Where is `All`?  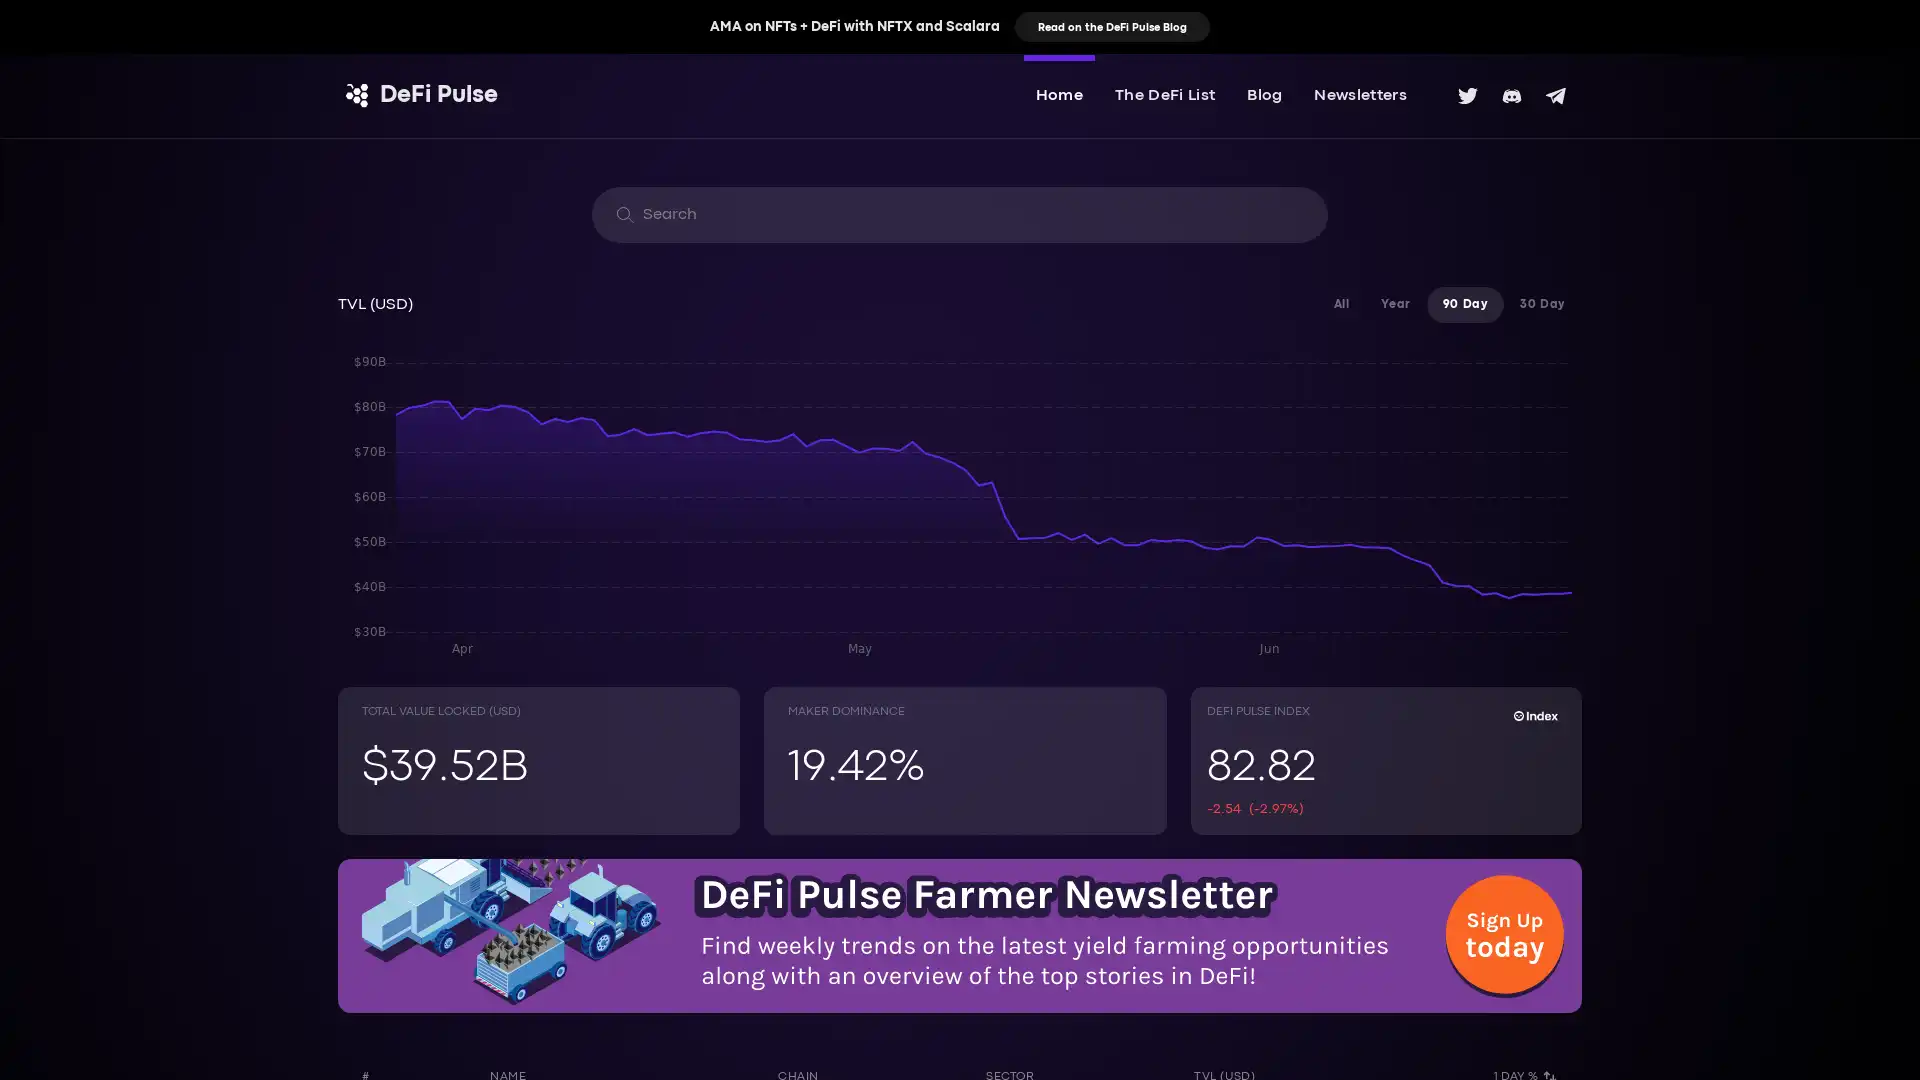
All is located at coordinates (1340, 304).